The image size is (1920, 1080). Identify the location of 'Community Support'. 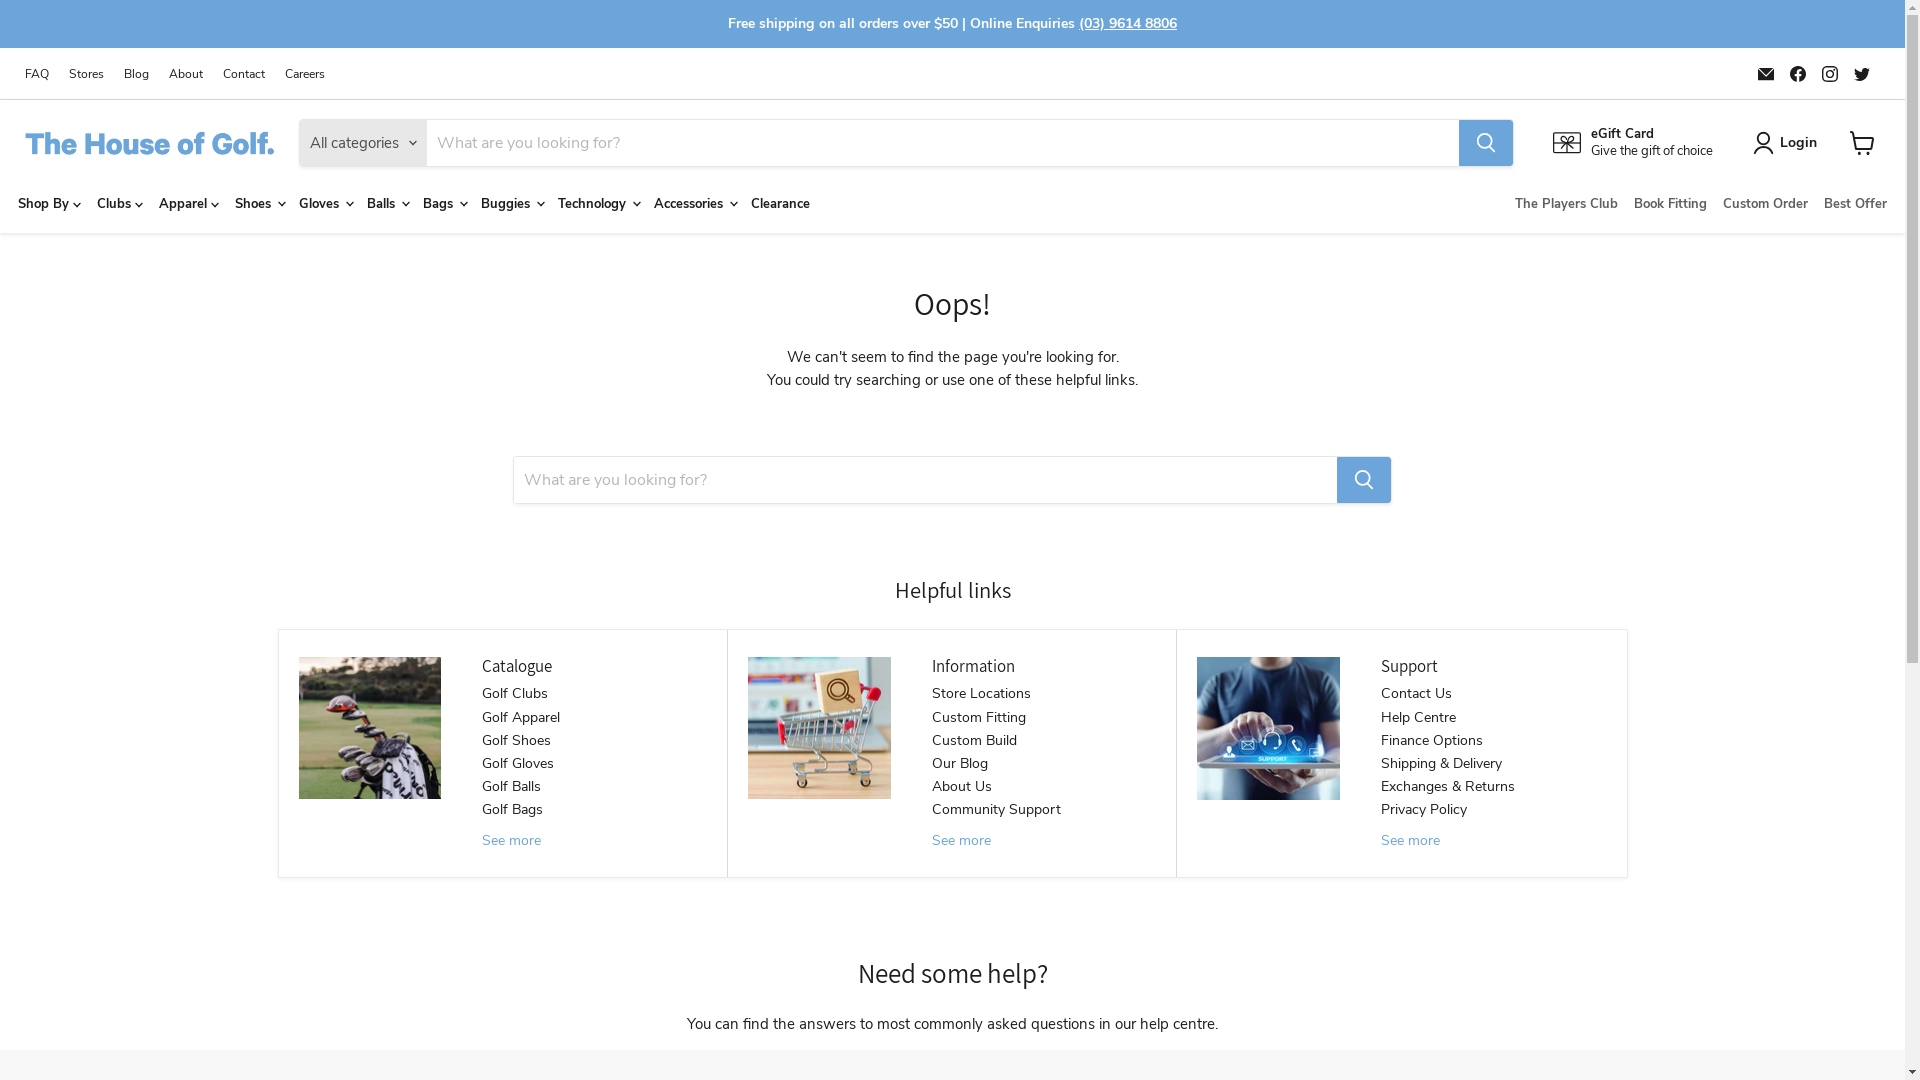
(996, 808).